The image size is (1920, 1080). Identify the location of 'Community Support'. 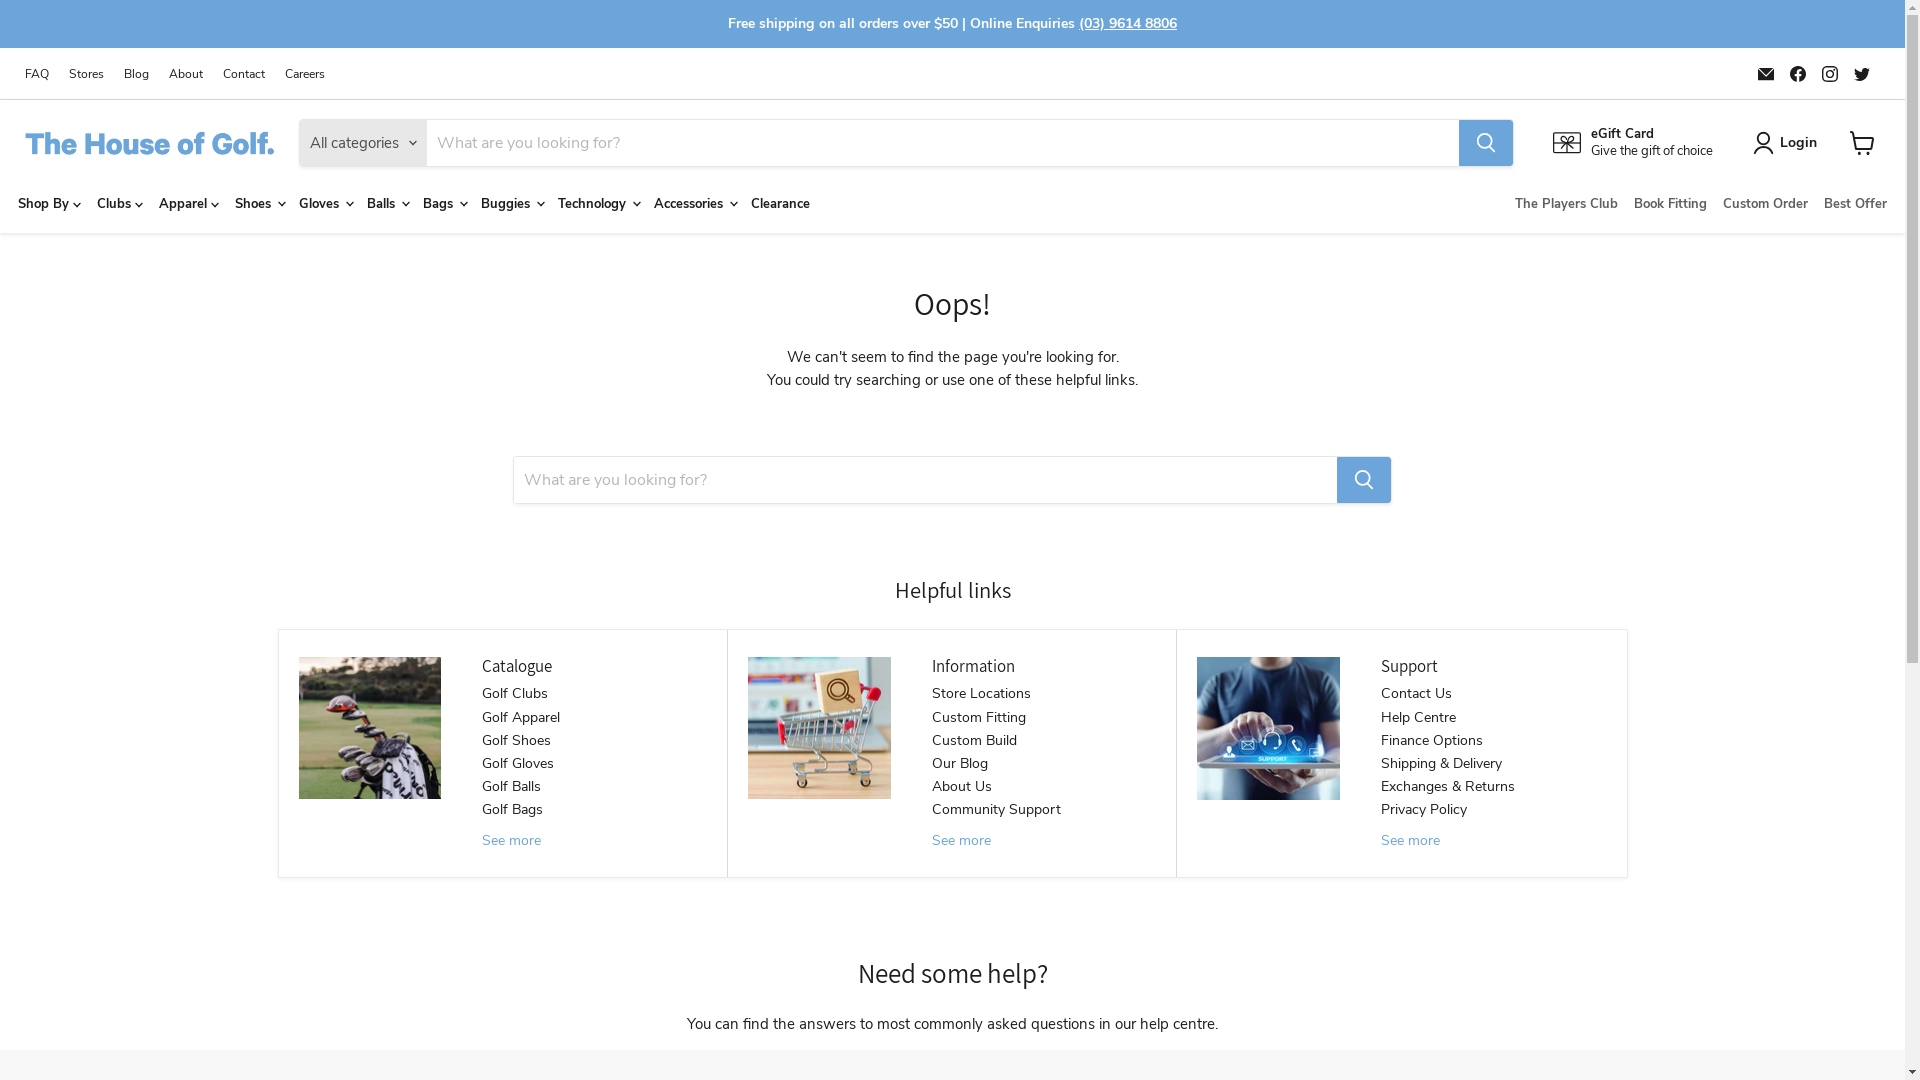
(996, 808).